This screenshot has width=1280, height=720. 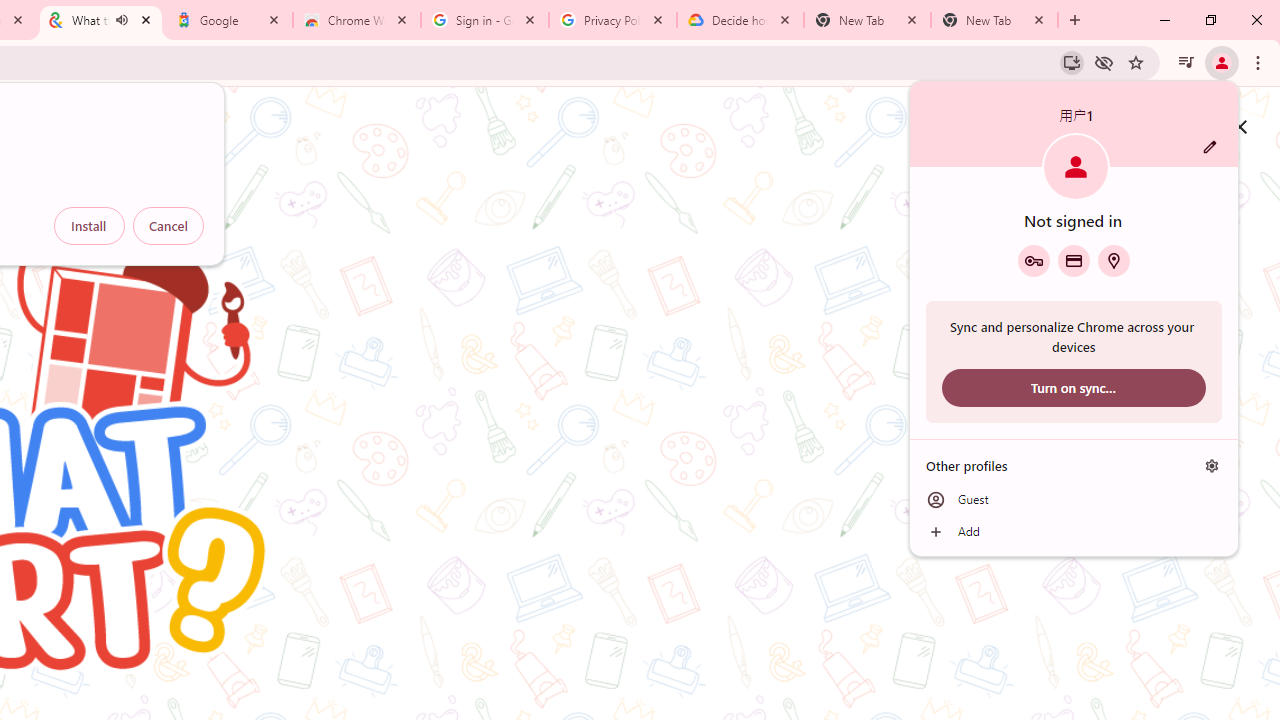 I want to click on 'Google Password Manager', so click(x=1033, y=260).